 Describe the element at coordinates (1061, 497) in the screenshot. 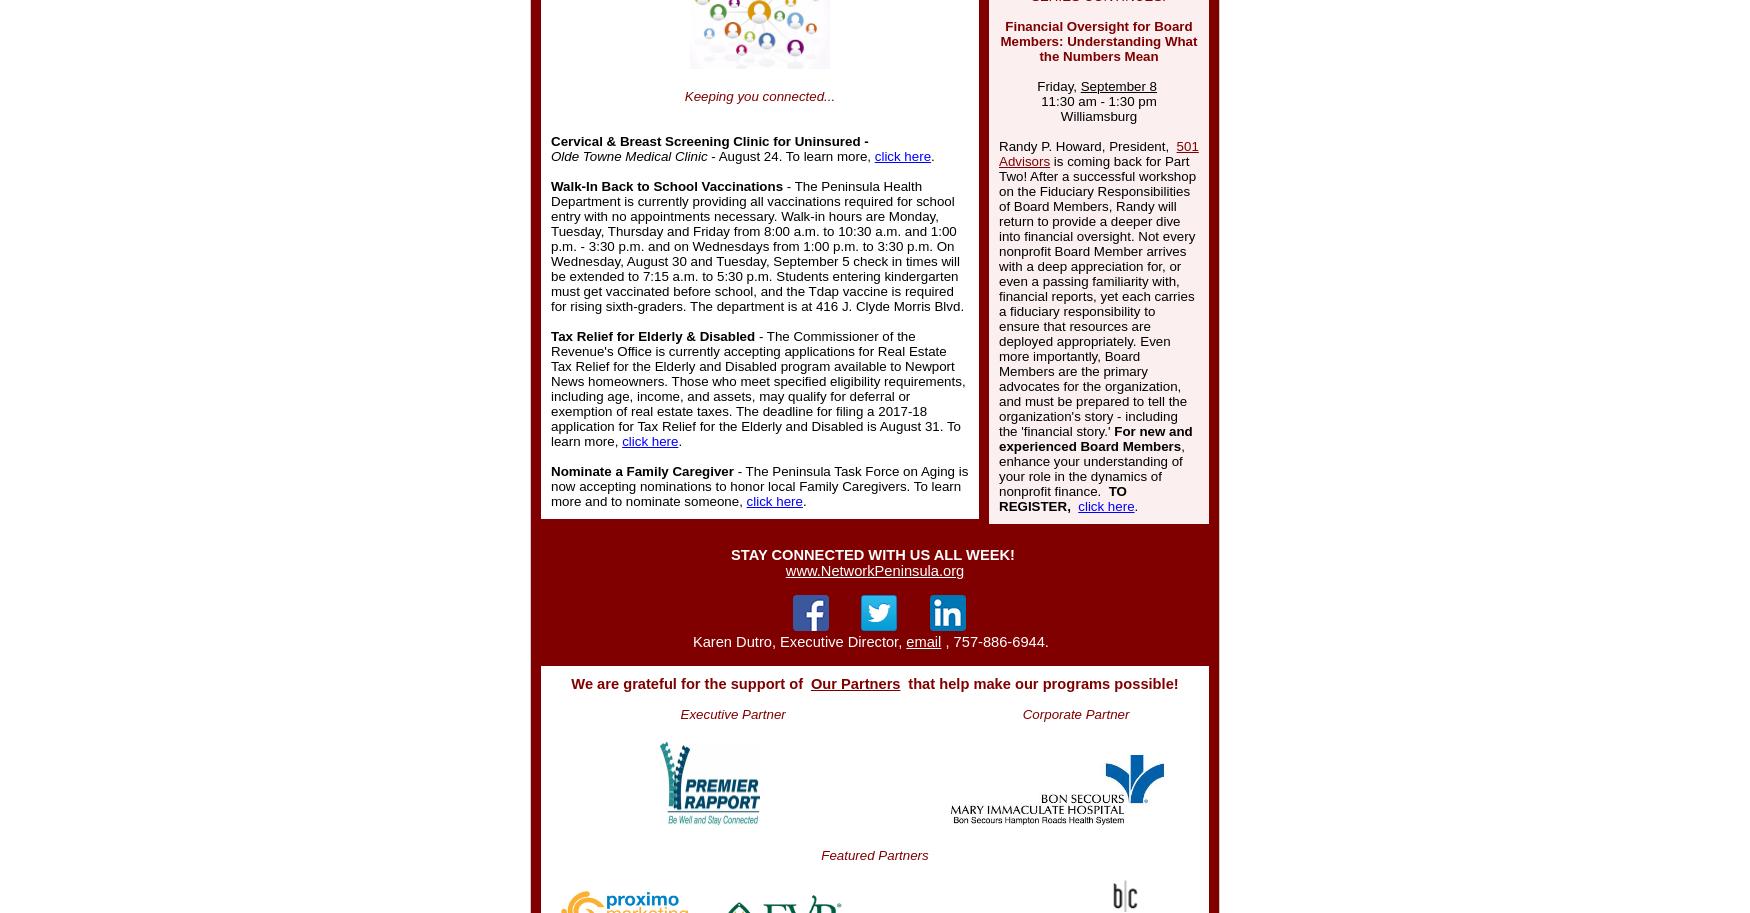

I see `'TO REGISTER,'` at that location.